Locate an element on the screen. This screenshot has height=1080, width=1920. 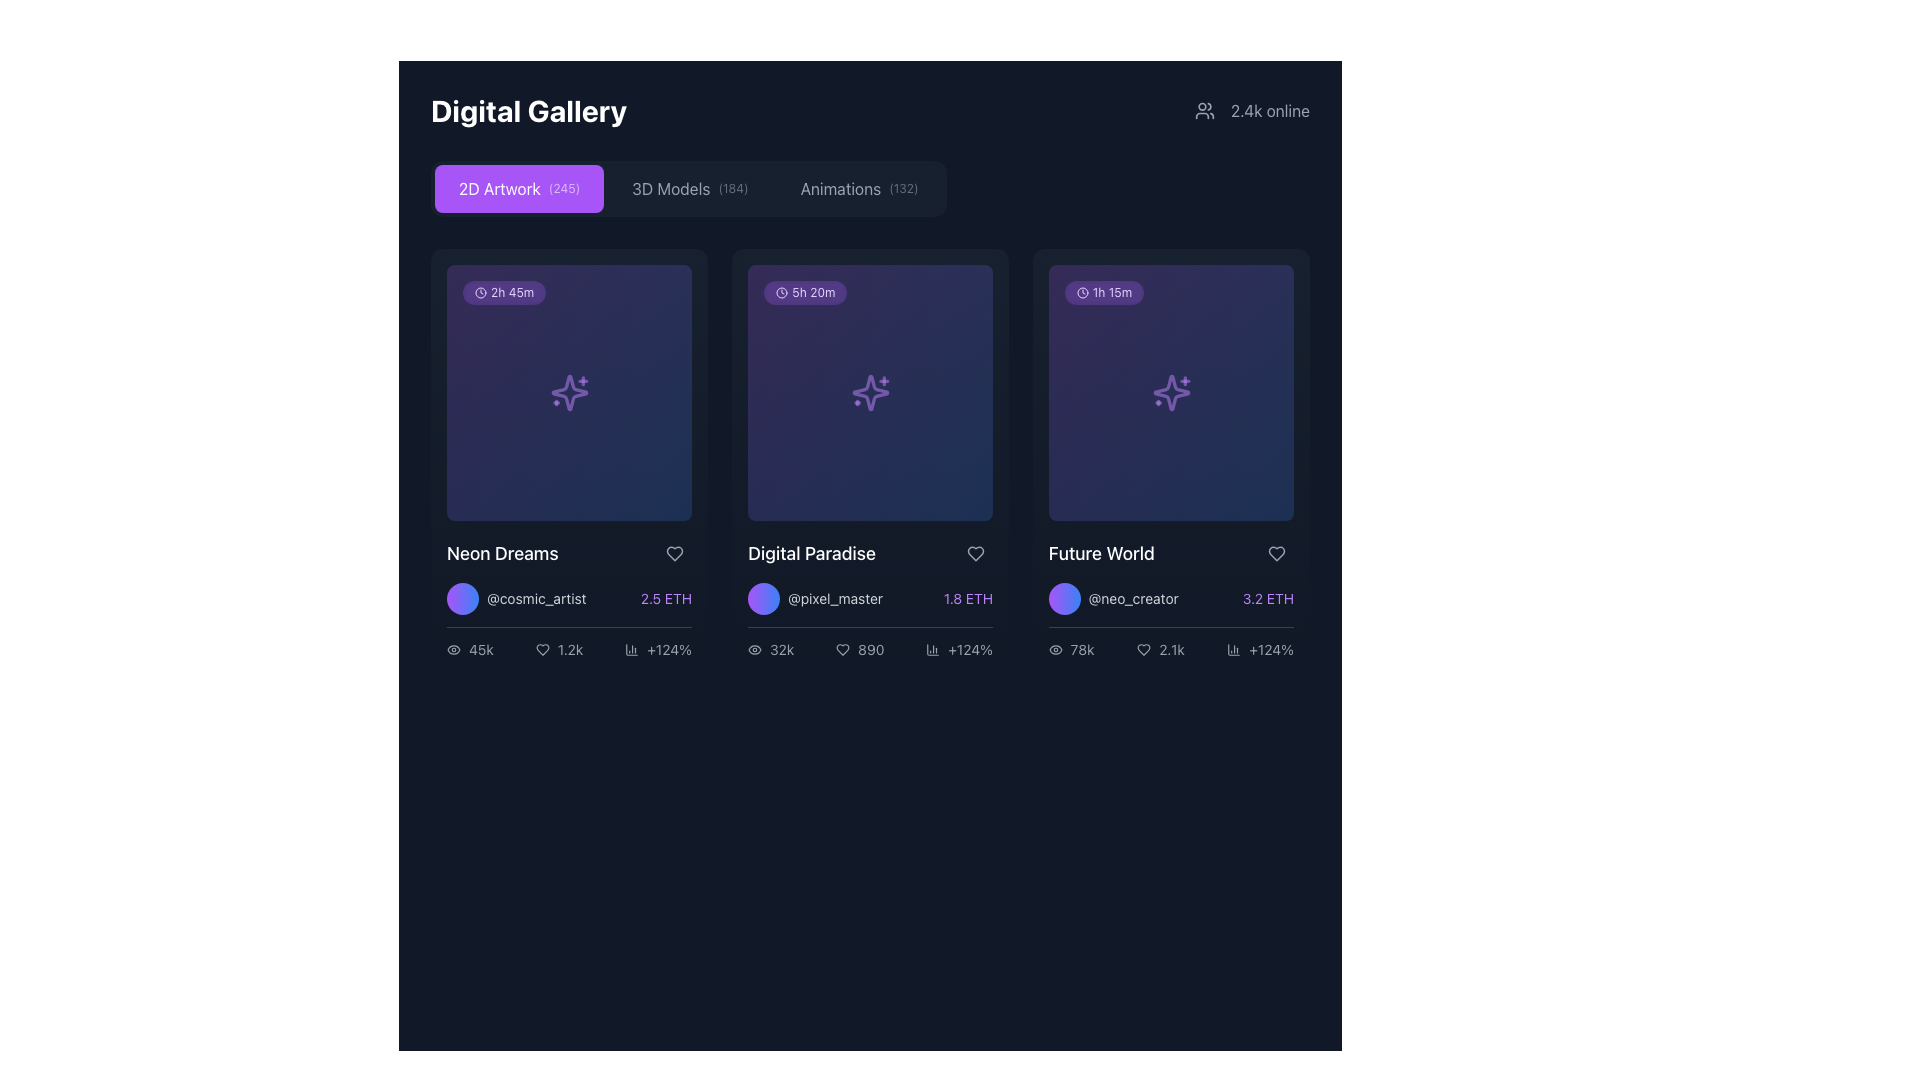
the text label displaying the title of the digital artwork located in the first column of the grid layout under the large preview thumbnail is located at coordinates (502, 554).